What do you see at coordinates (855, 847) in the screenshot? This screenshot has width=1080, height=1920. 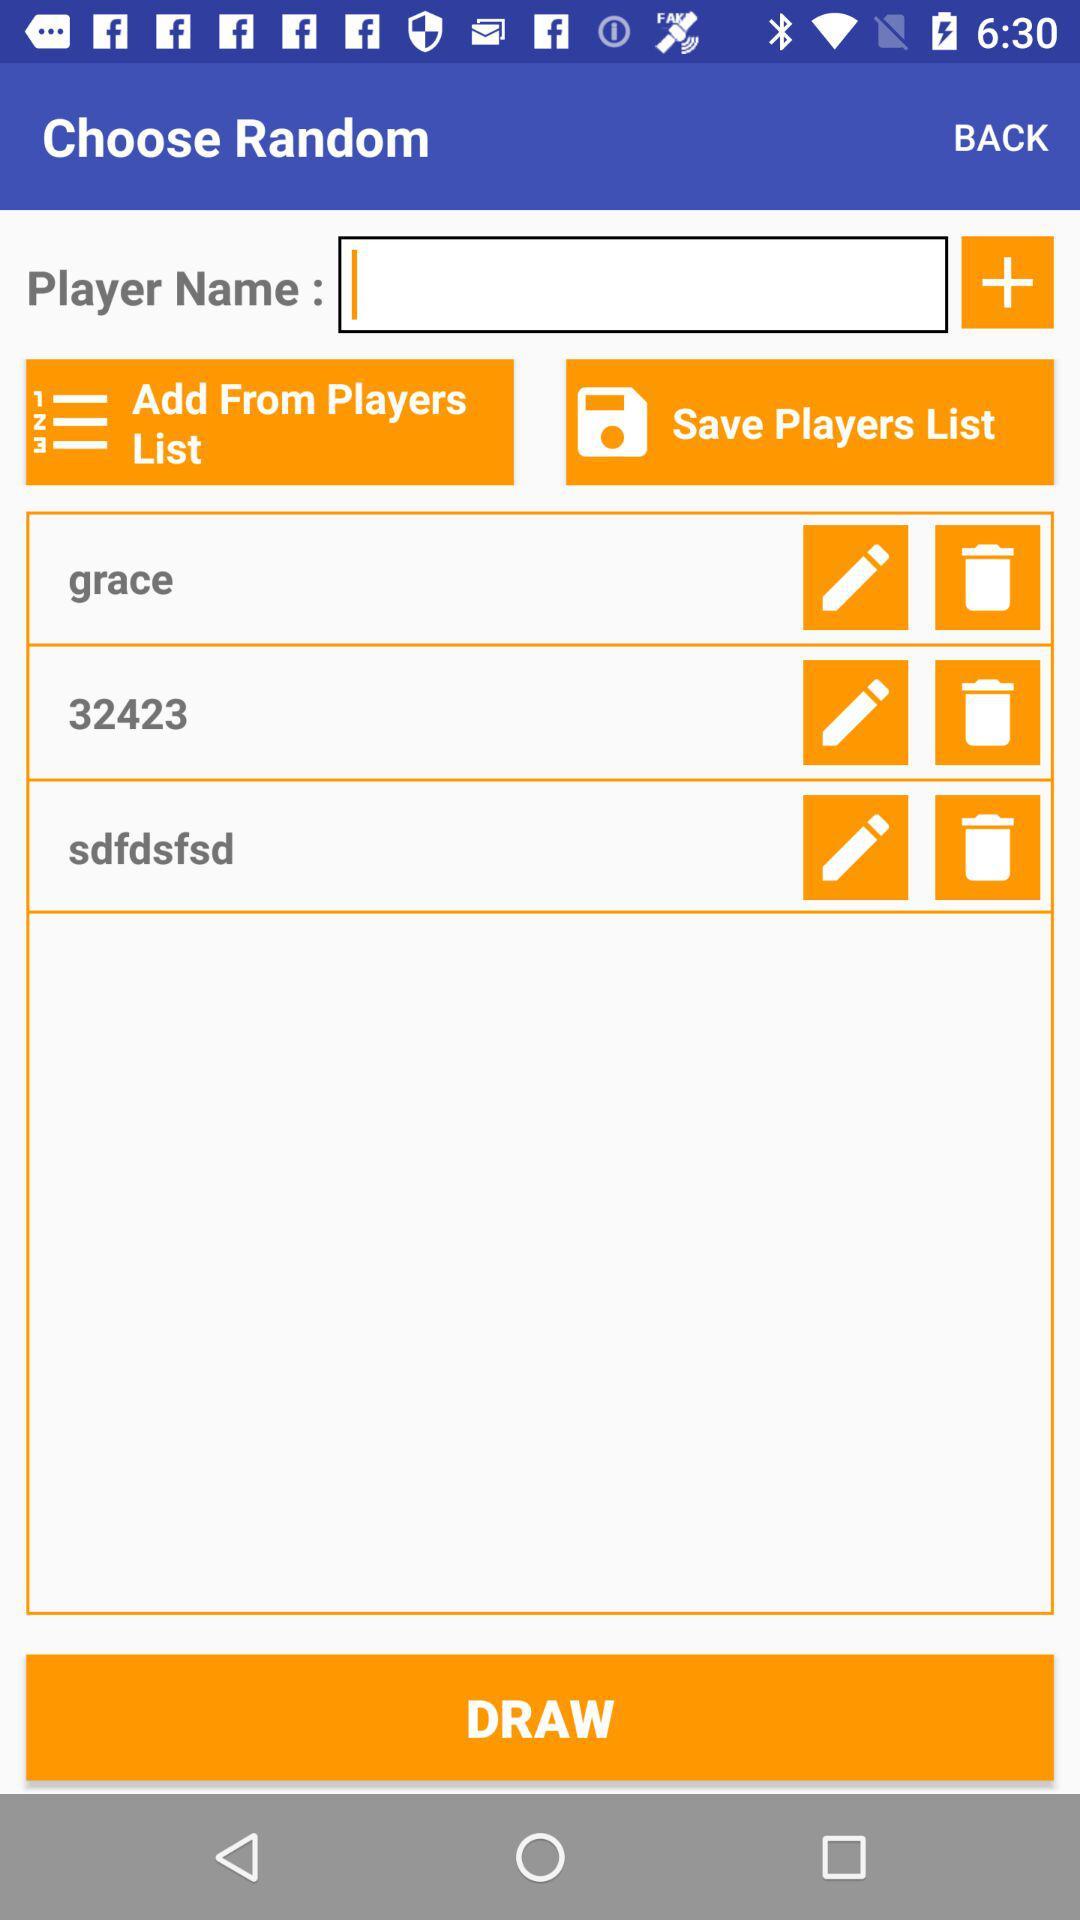 I see `edit player` at bounding box center [855, 847].